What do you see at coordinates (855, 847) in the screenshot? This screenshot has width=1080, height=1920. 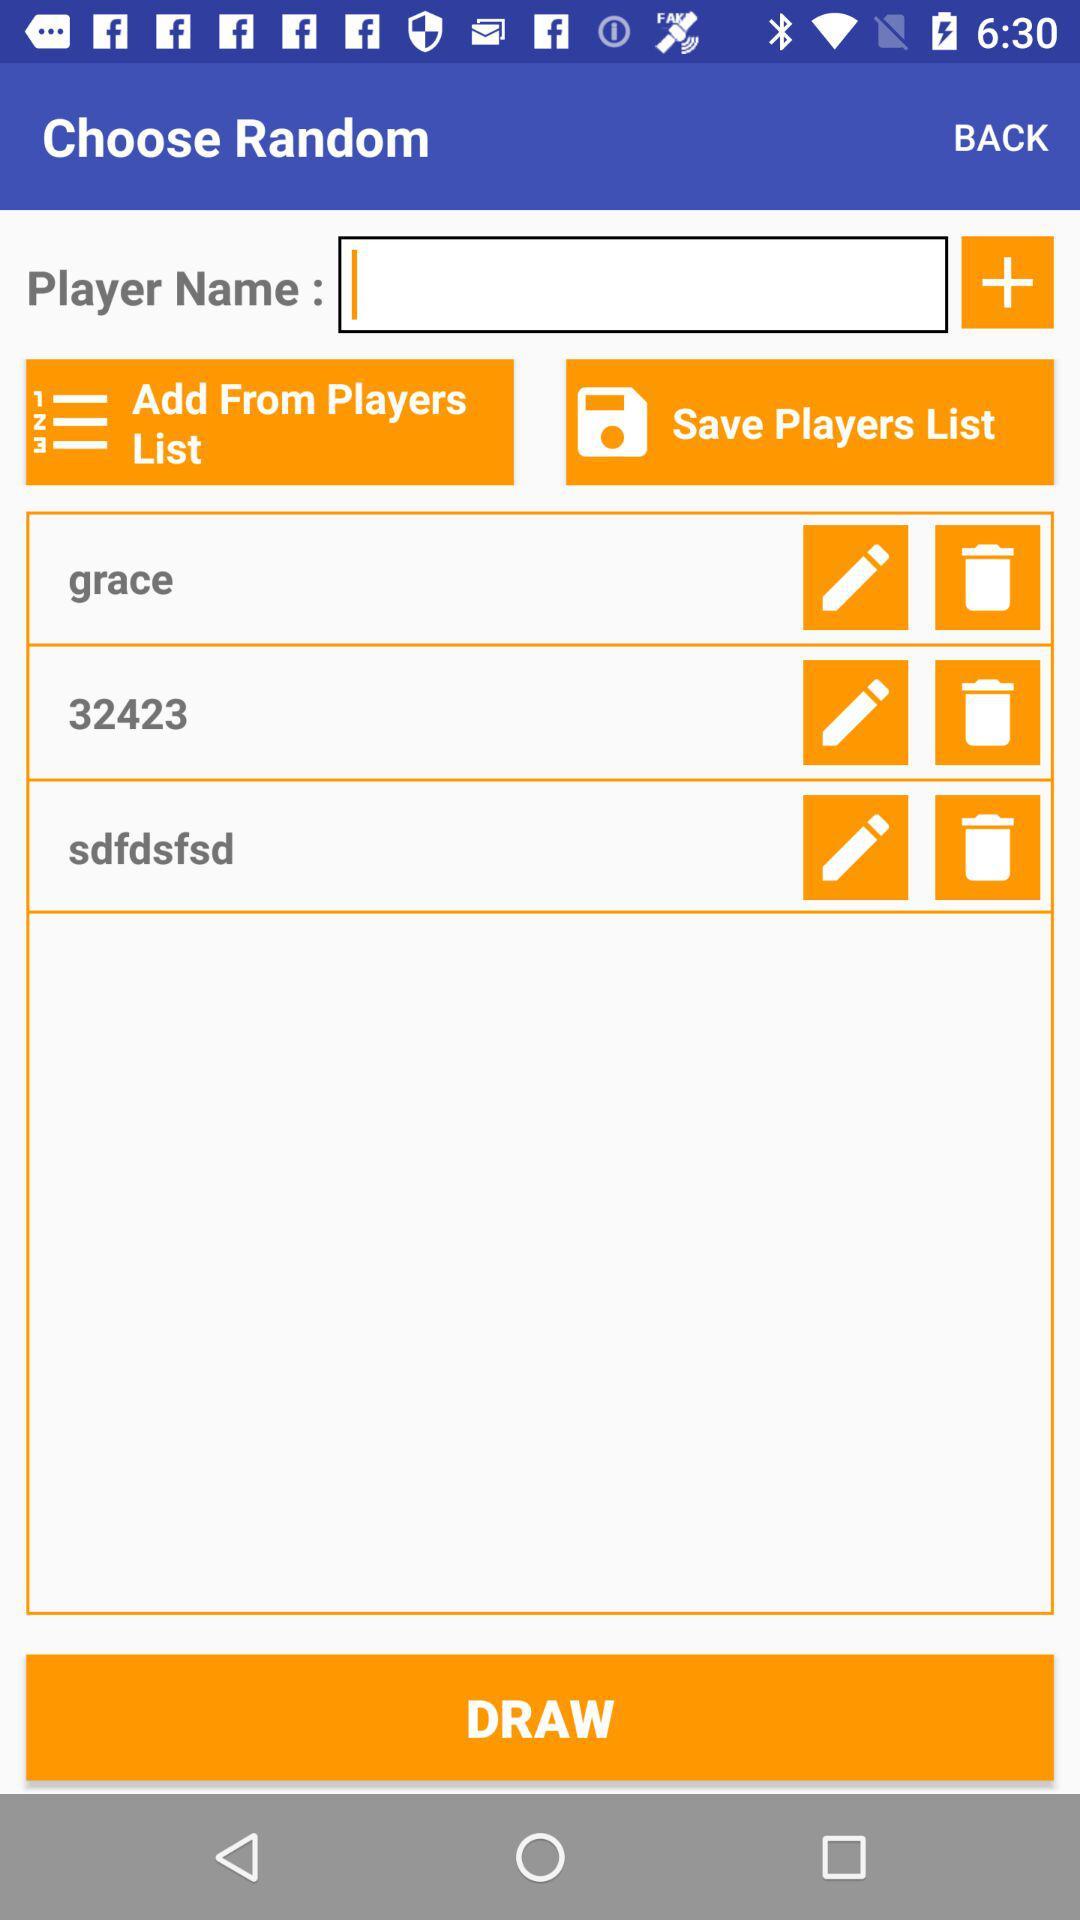 I see `edit player` at bounding box center [855, 847].